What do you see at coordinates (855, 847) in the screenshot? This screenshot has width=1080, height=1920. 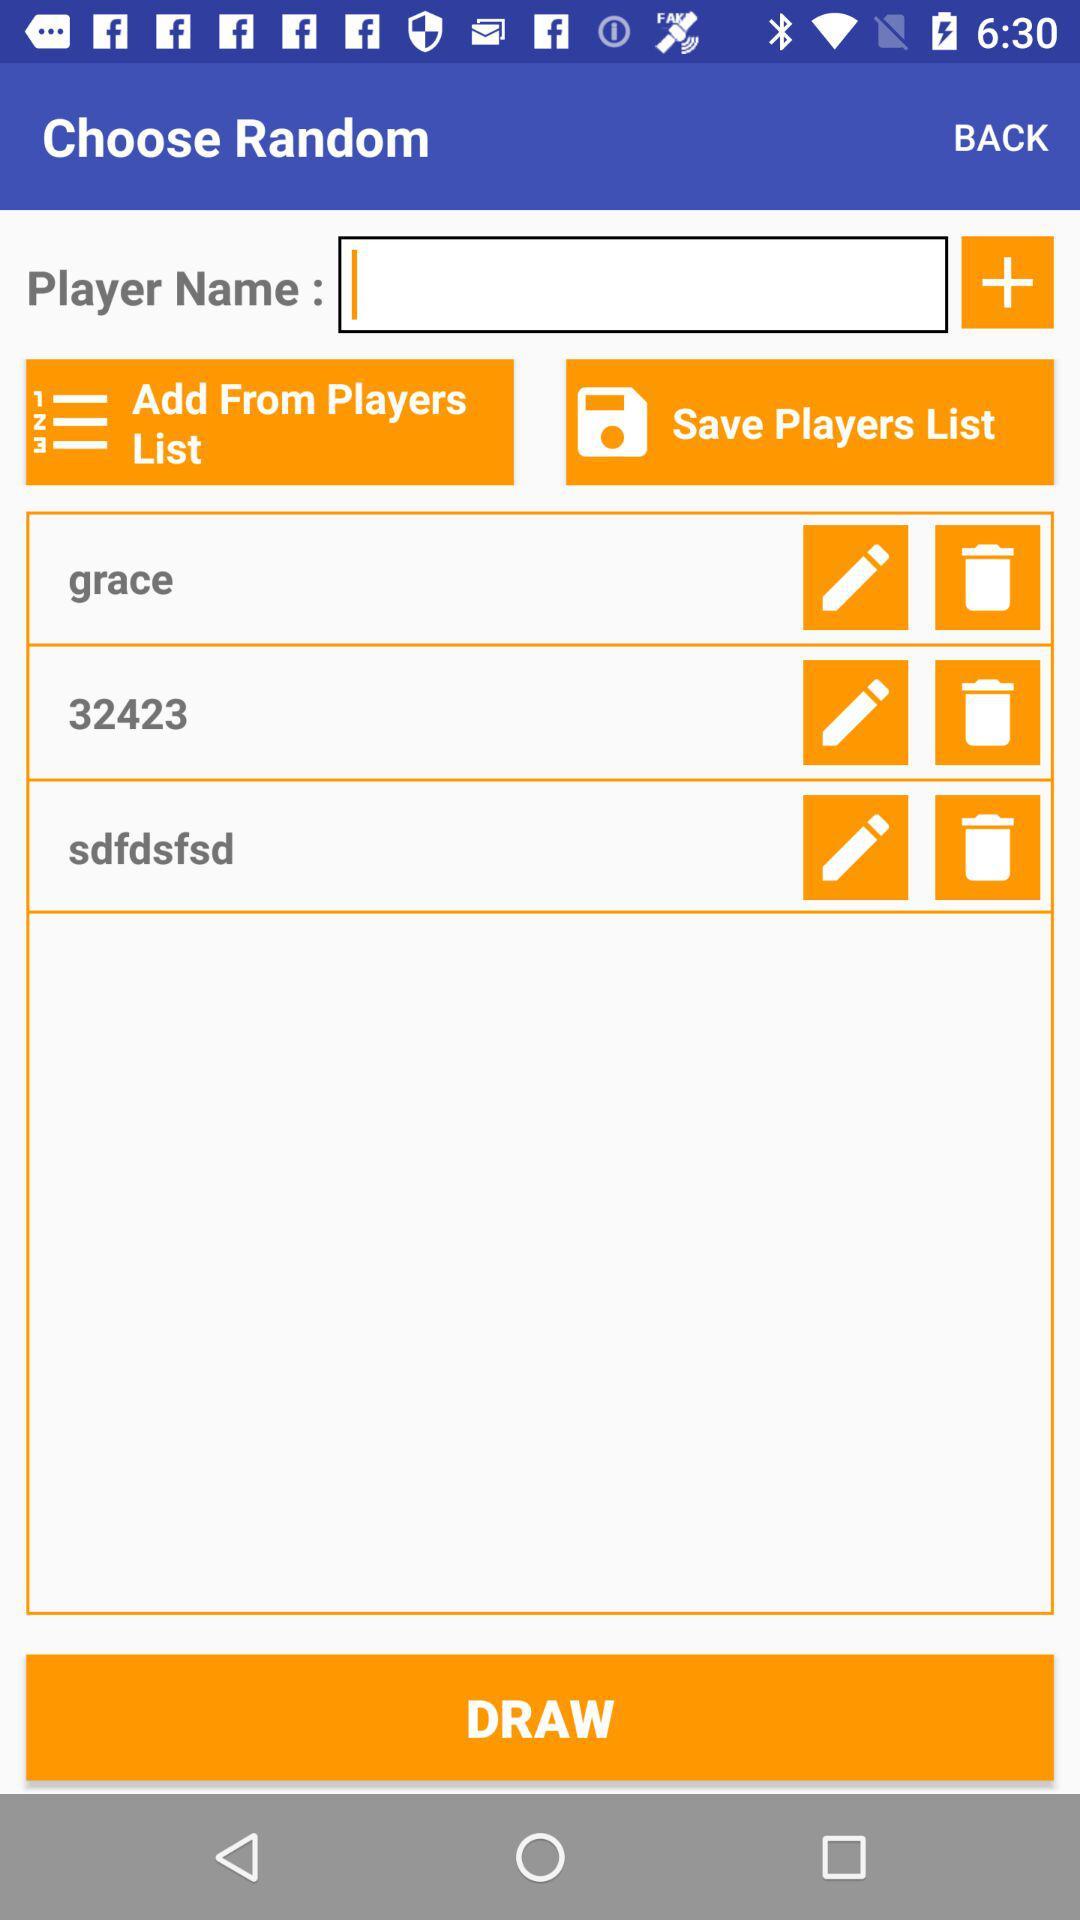 I see `edit player` at bounding box center [855, 847].